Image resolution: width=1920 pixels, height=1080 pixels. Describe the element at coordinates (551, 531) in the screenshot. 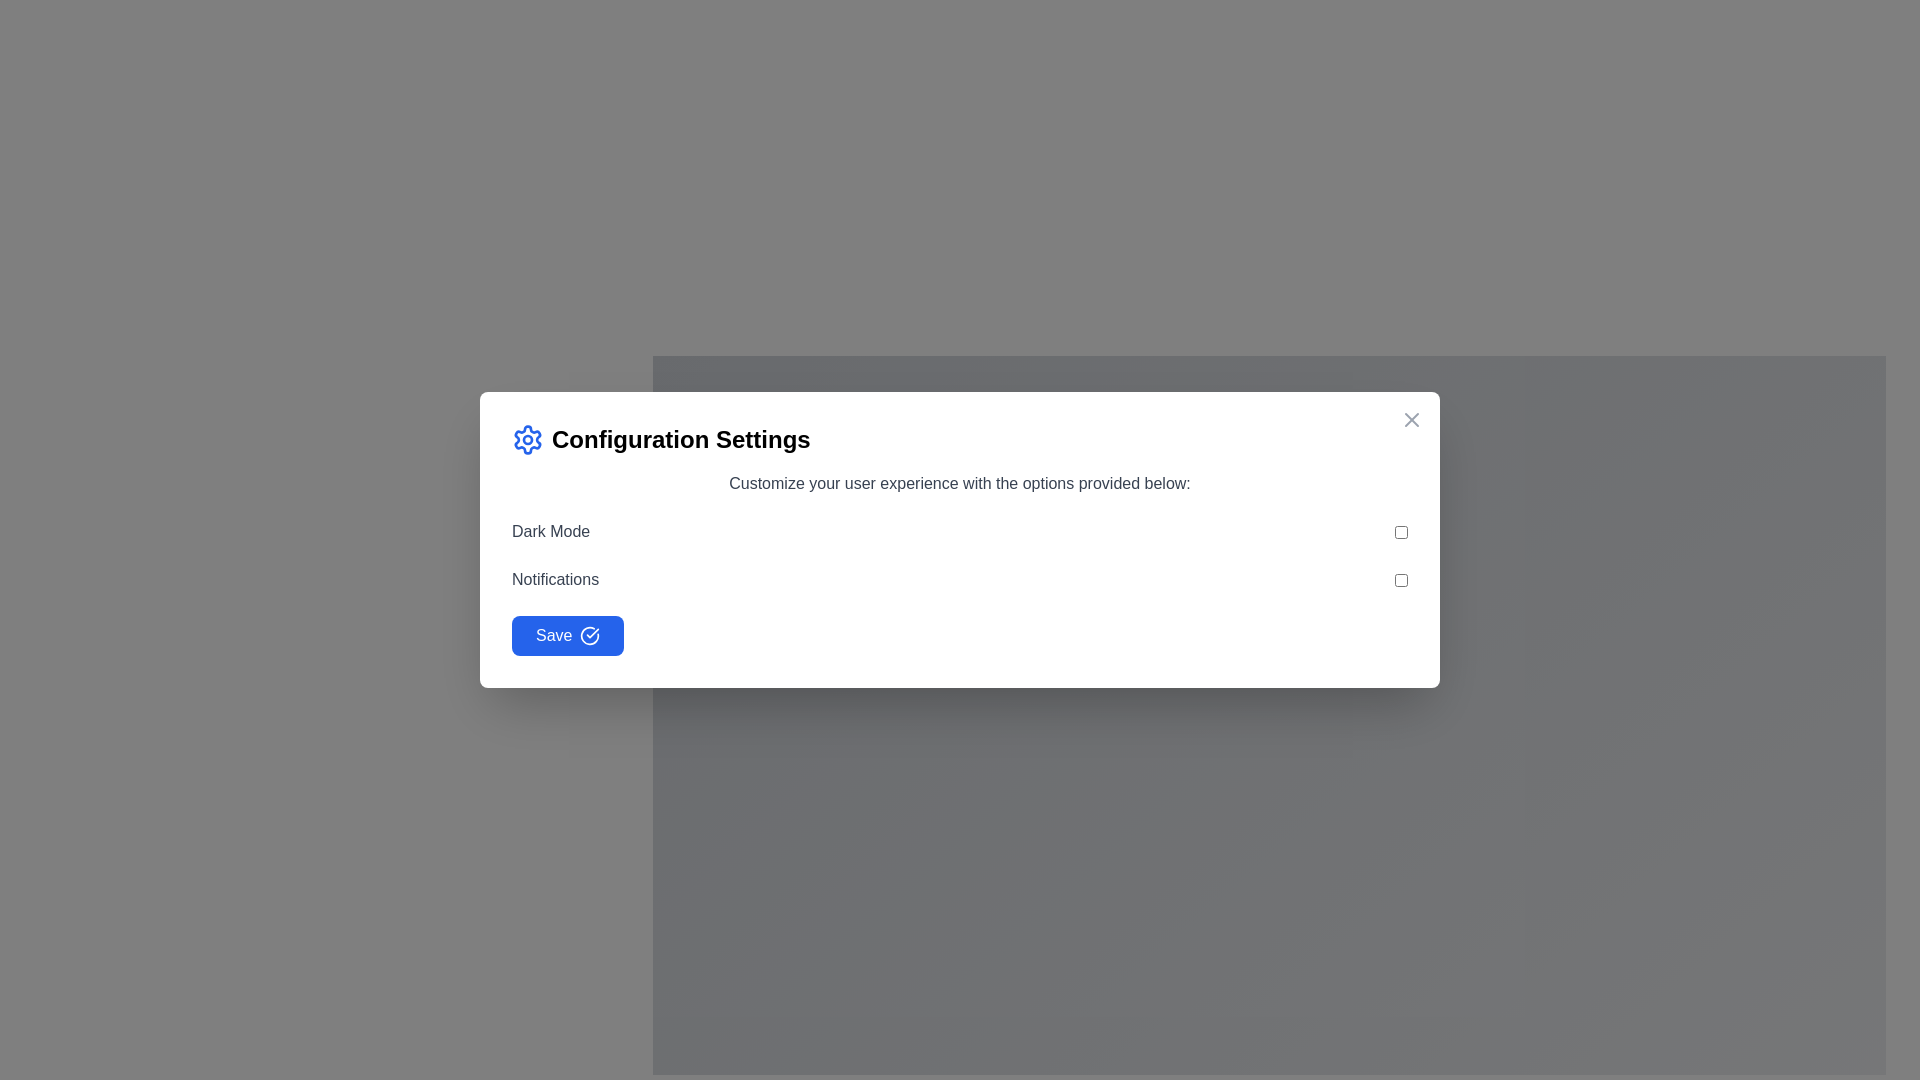

I see `the text label that indicates the purpose of the adjacent toggle switch, which is the first text label in a vertical list of configuration options in the modal` at that location.